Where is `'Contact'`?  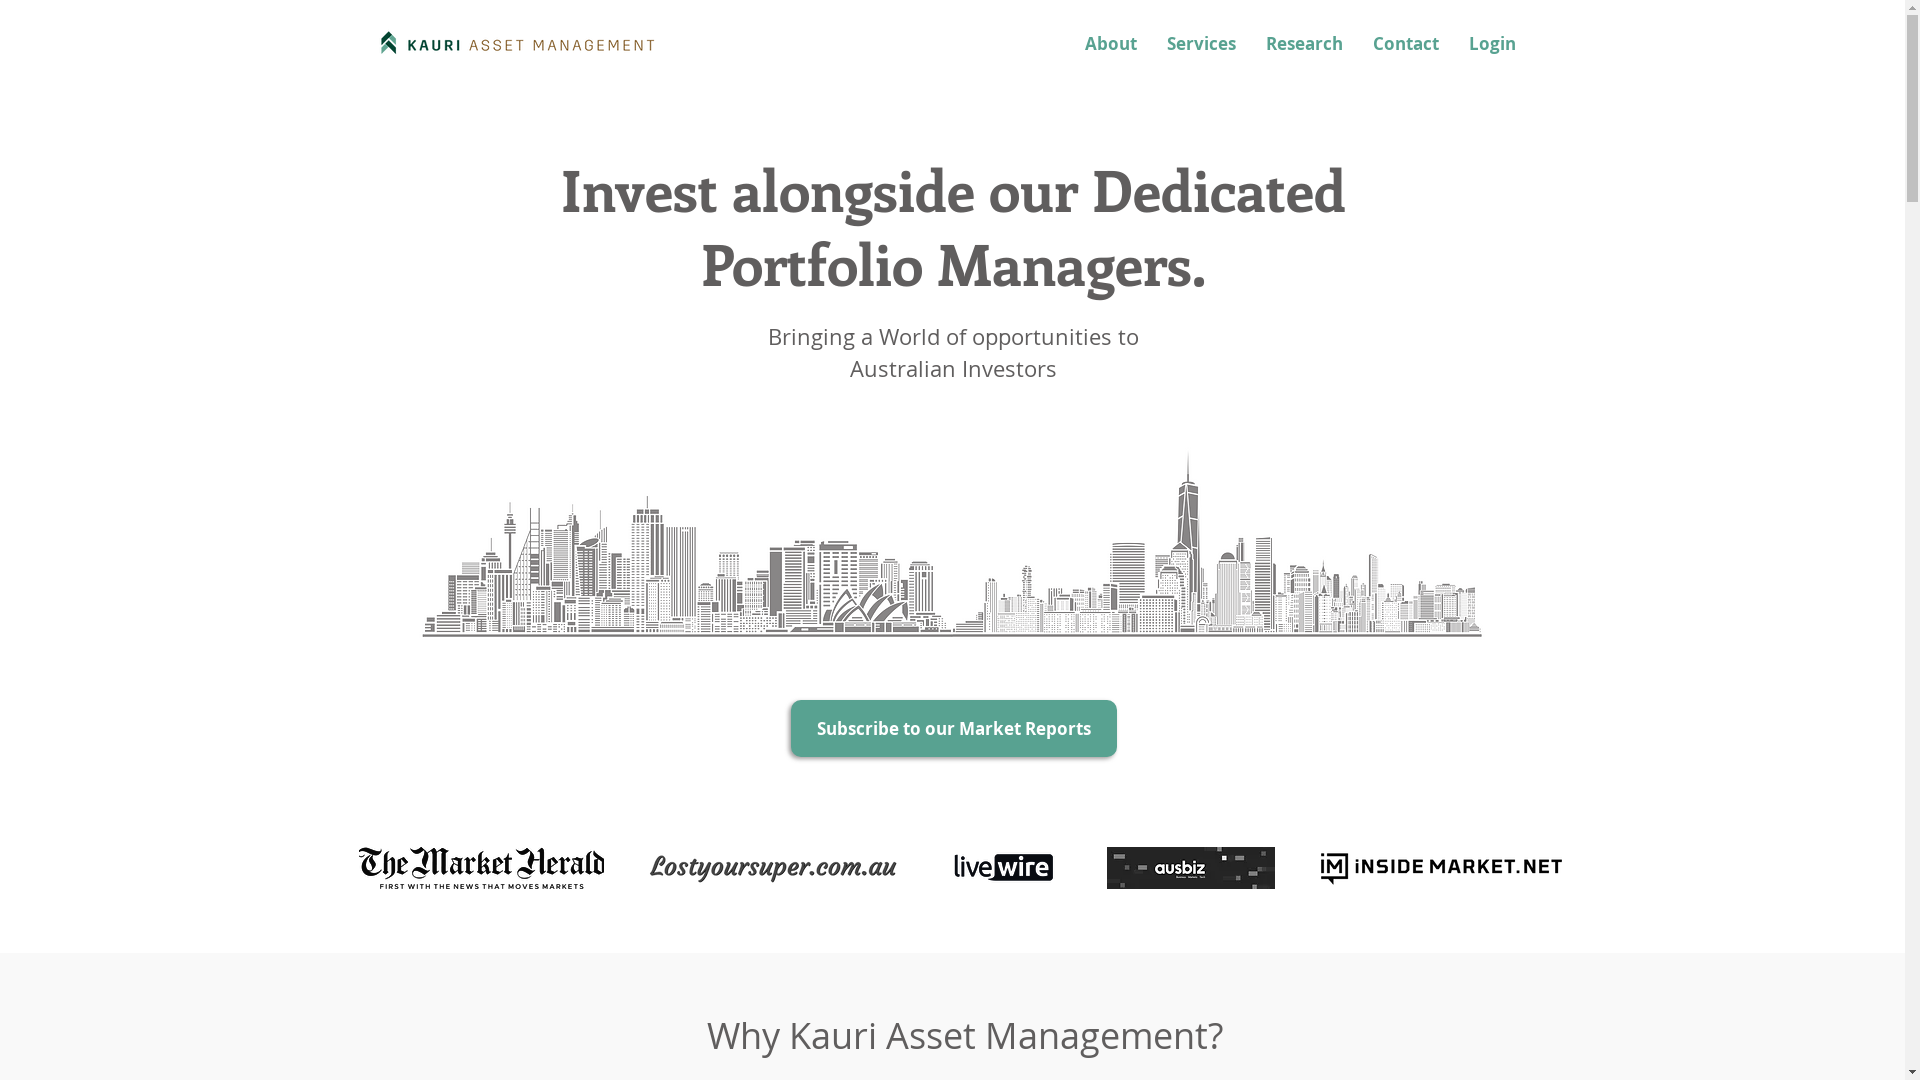 'Contact' is located at coordinates (1405, 43).